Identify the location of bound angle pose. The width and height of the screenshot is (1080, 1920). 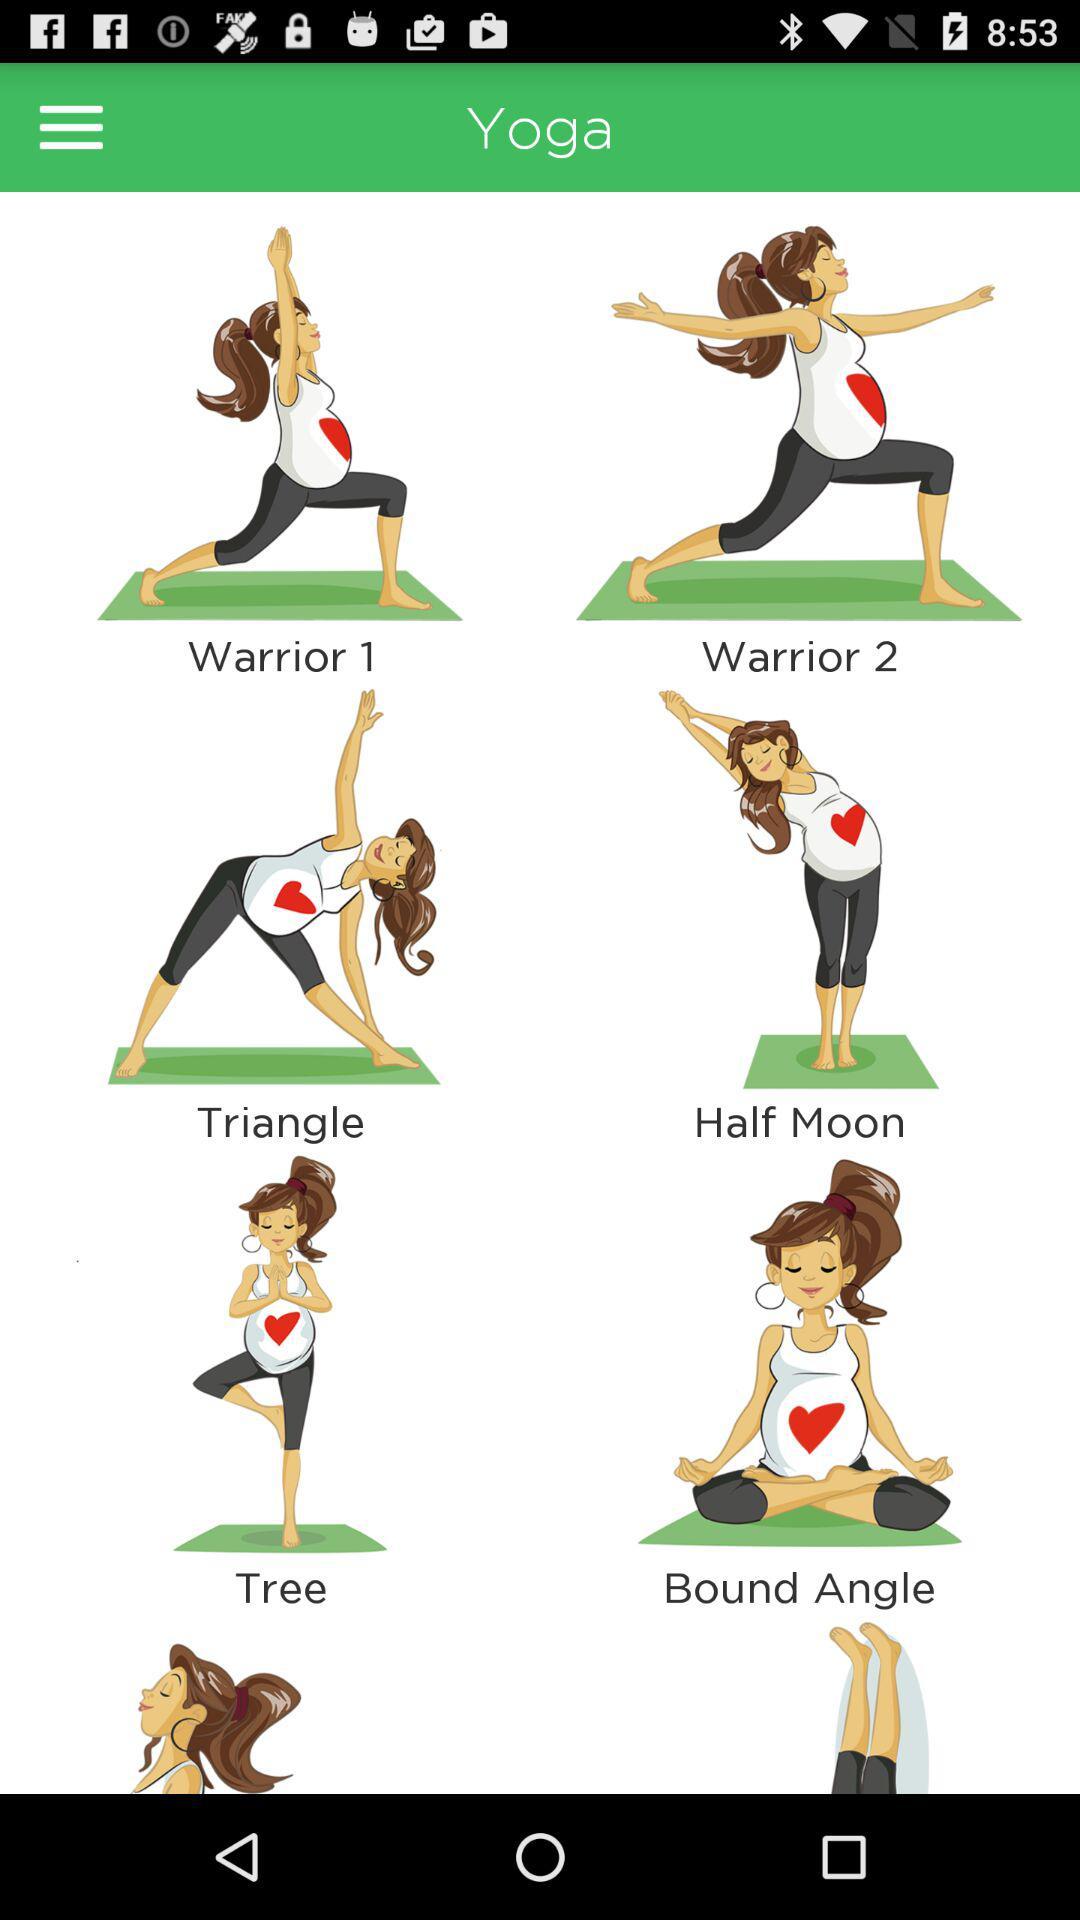
(798, 1354).